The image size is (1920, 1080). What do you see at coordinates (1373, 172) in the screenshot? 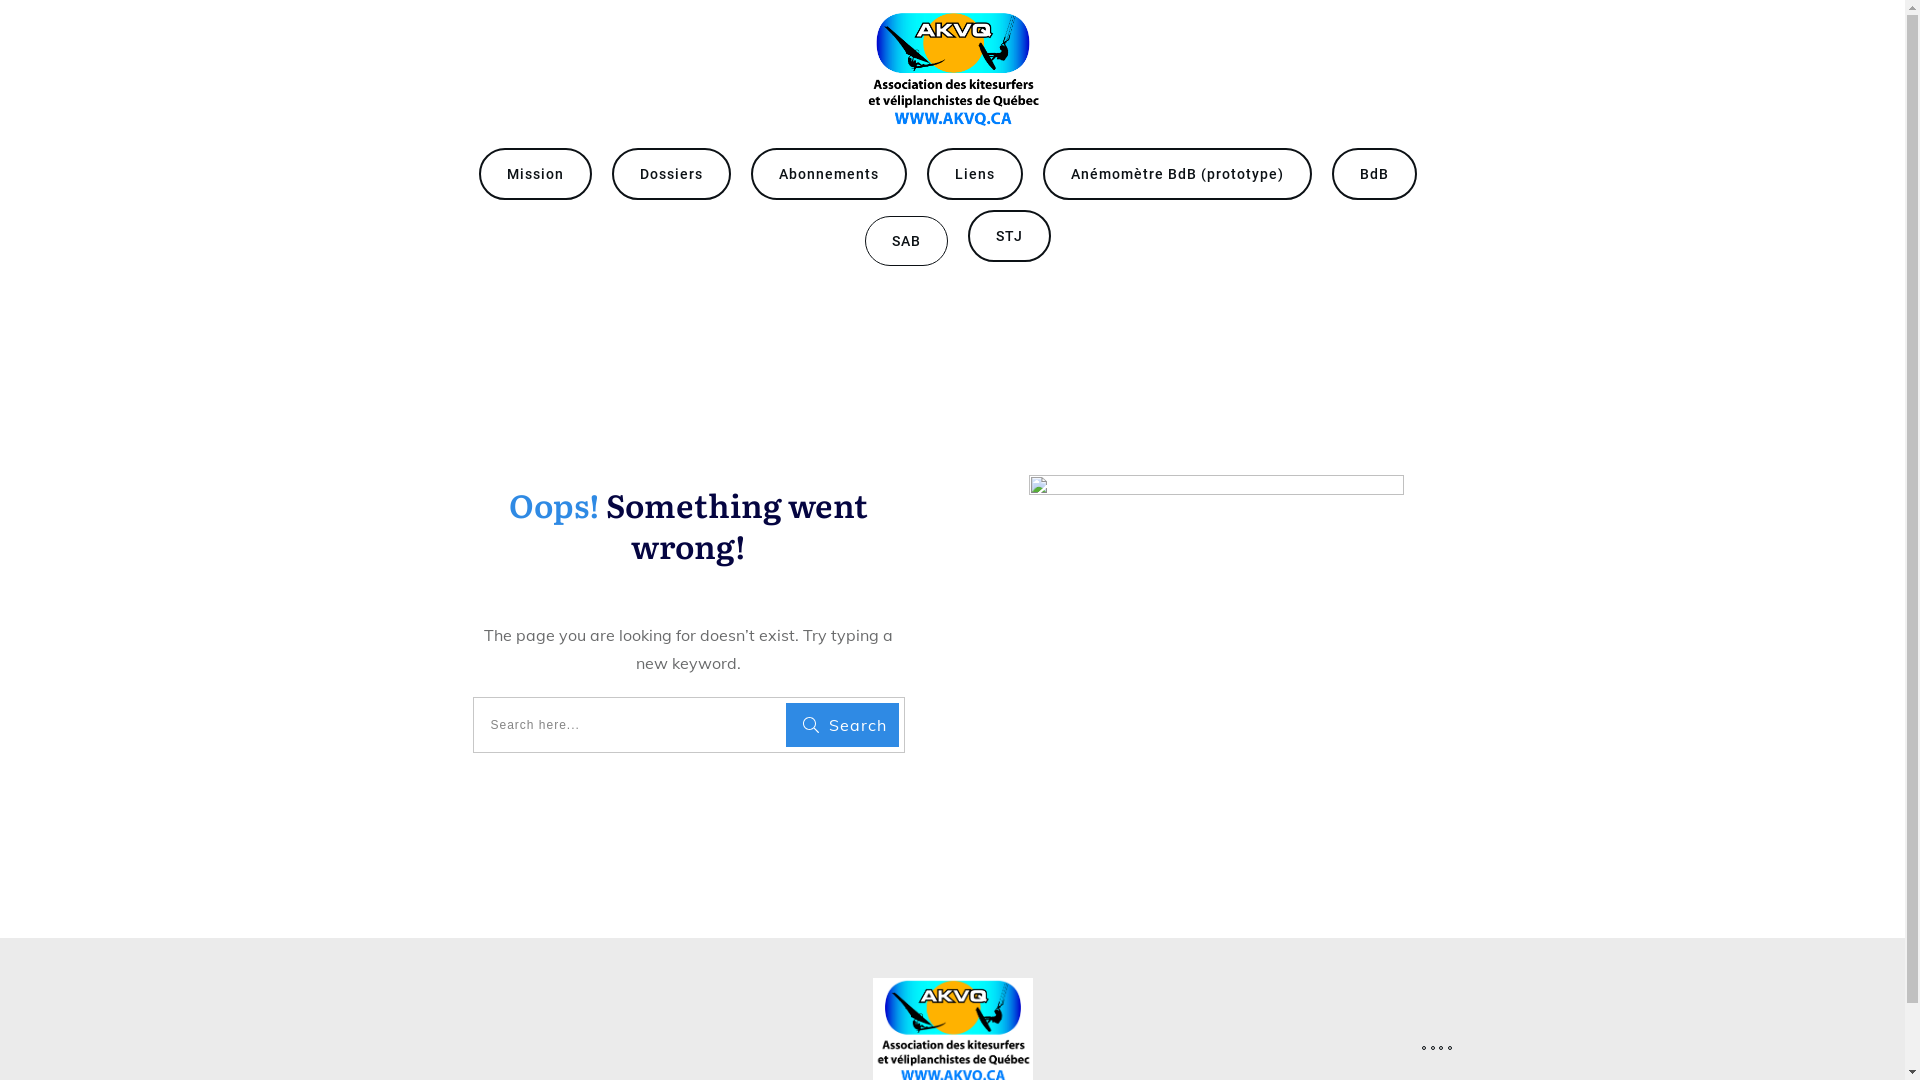
I see `'BdB'` at bounding box center [1373, 172].